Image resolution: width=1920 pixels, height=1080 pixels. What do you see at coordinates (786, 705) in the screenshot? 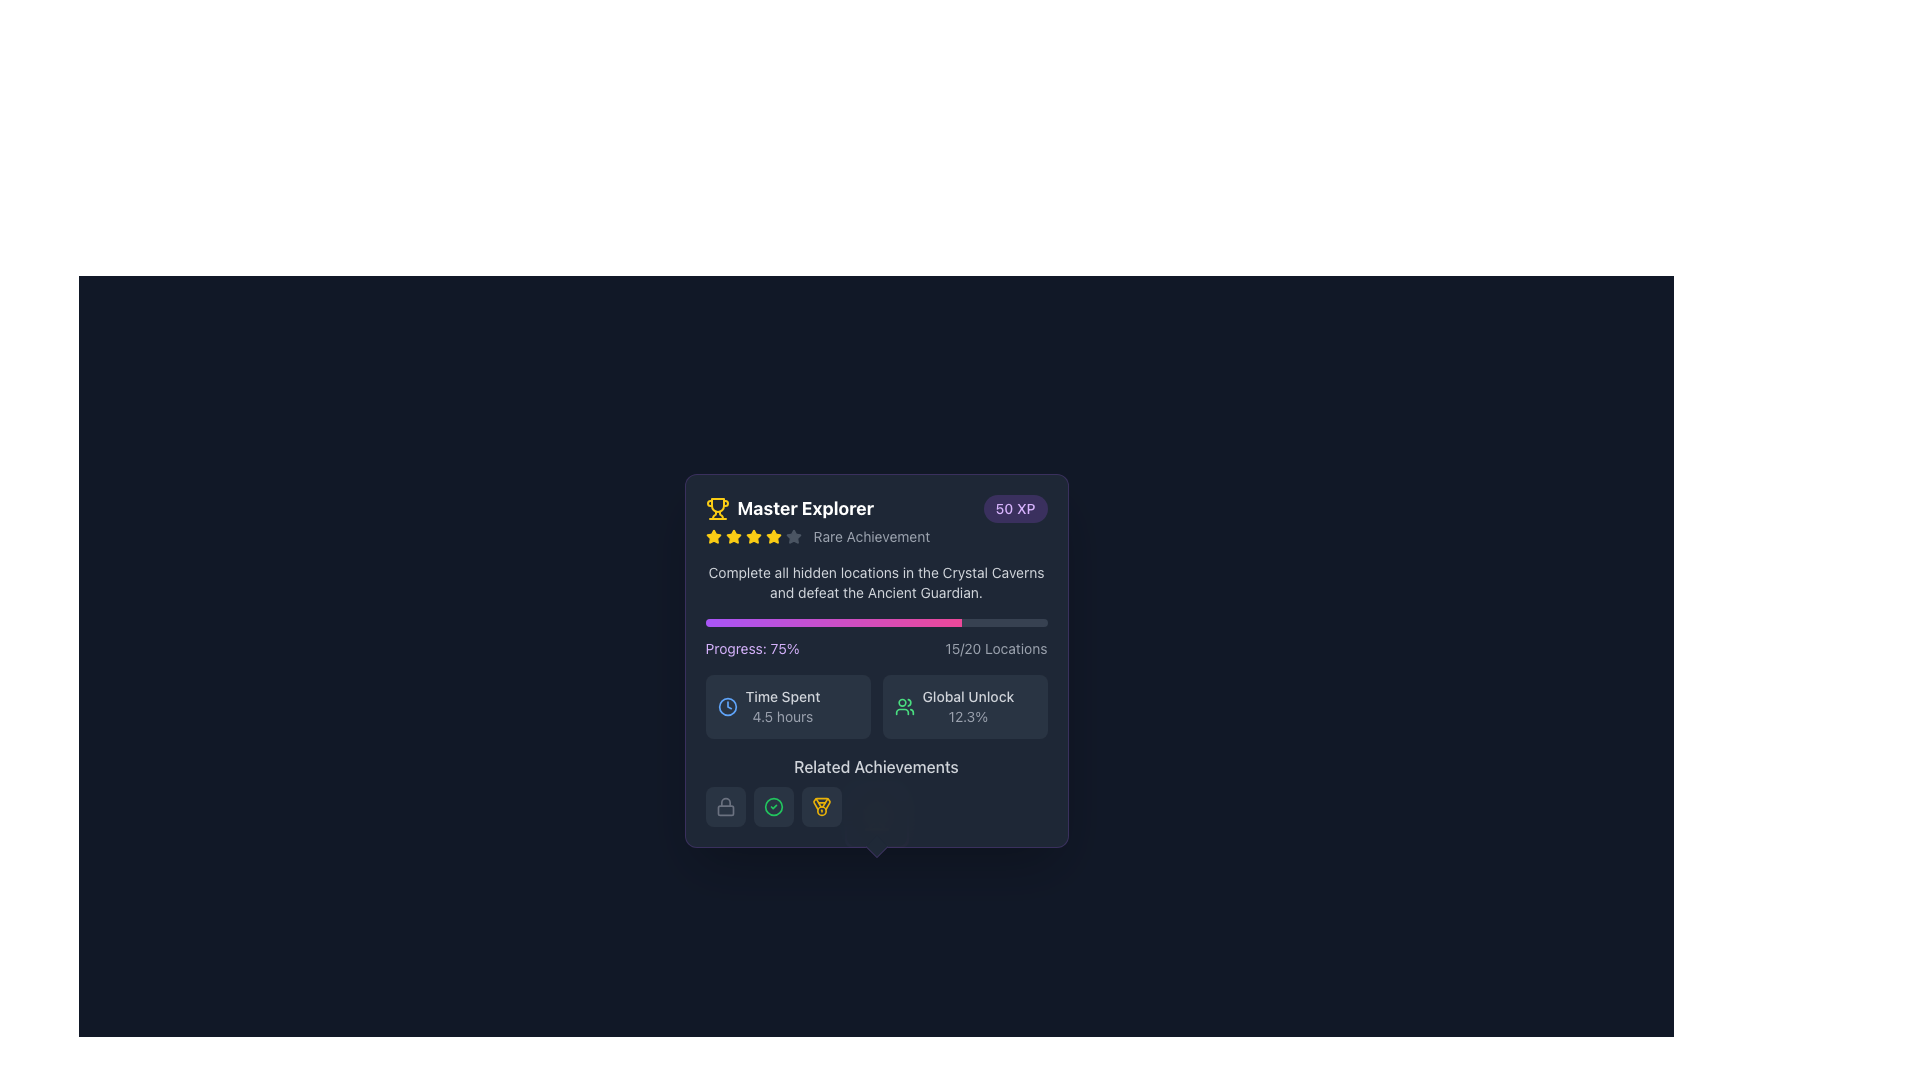
I see `the Information card displaying 'Time Spent' with a clock icon and value '4.5 hours', located in the left half of the grid structure` at bounding box center [786, 705].